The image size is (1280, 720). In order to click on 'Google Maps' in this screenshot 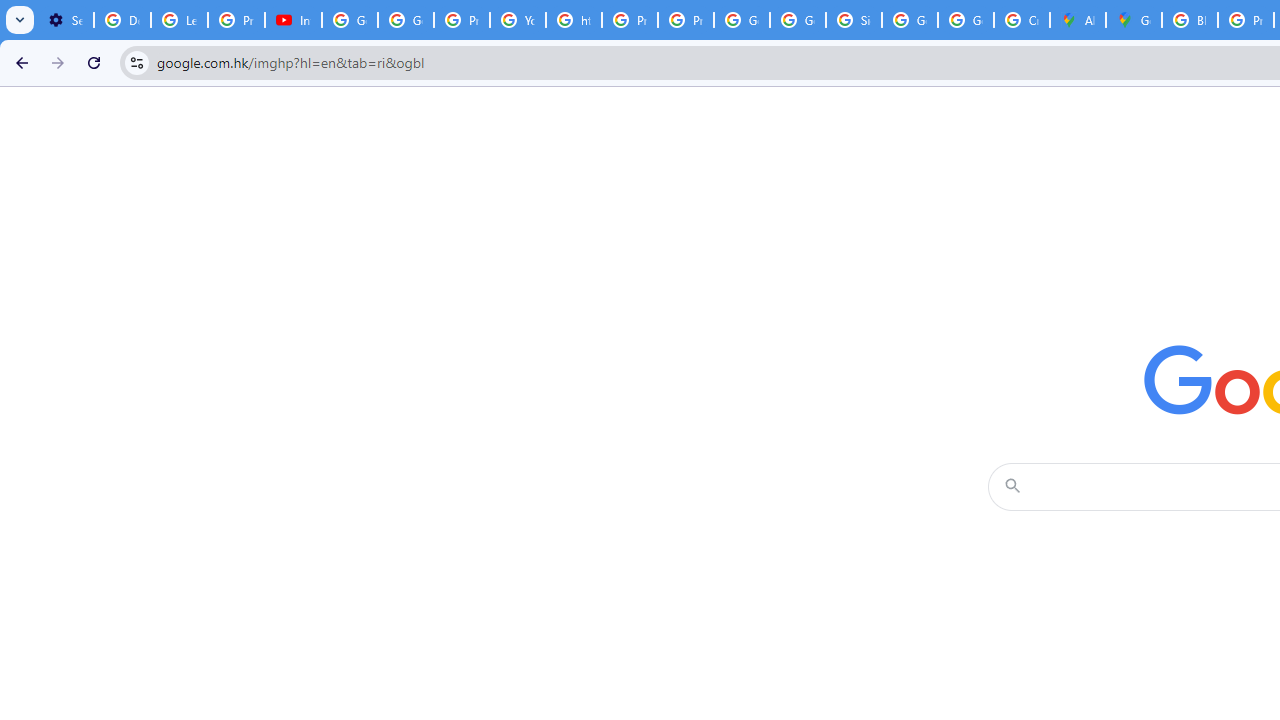, I will do `click(1134, 20)`.